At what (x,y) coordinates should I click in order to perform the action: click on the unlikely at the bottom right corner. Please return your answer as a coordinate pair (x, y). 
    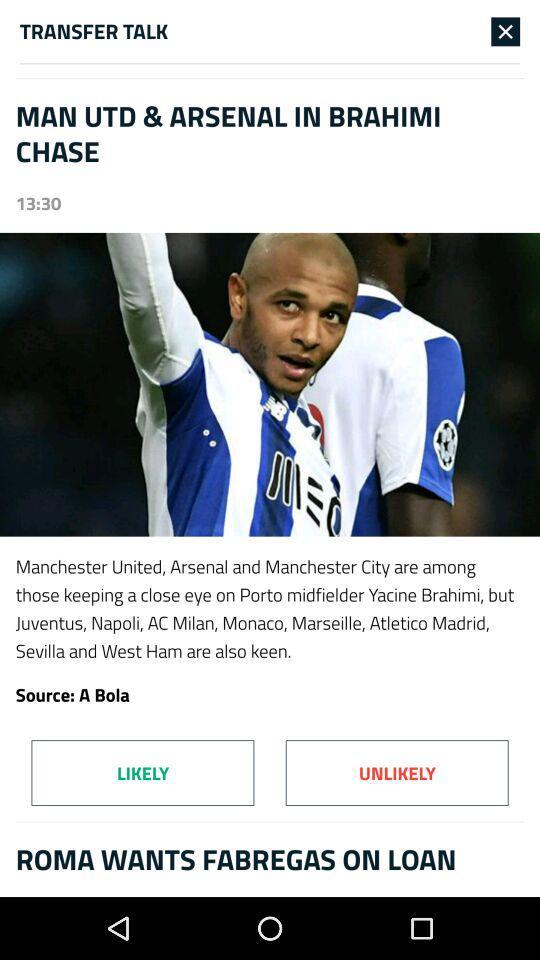
    Looking at the image, I should click on (397, 772).